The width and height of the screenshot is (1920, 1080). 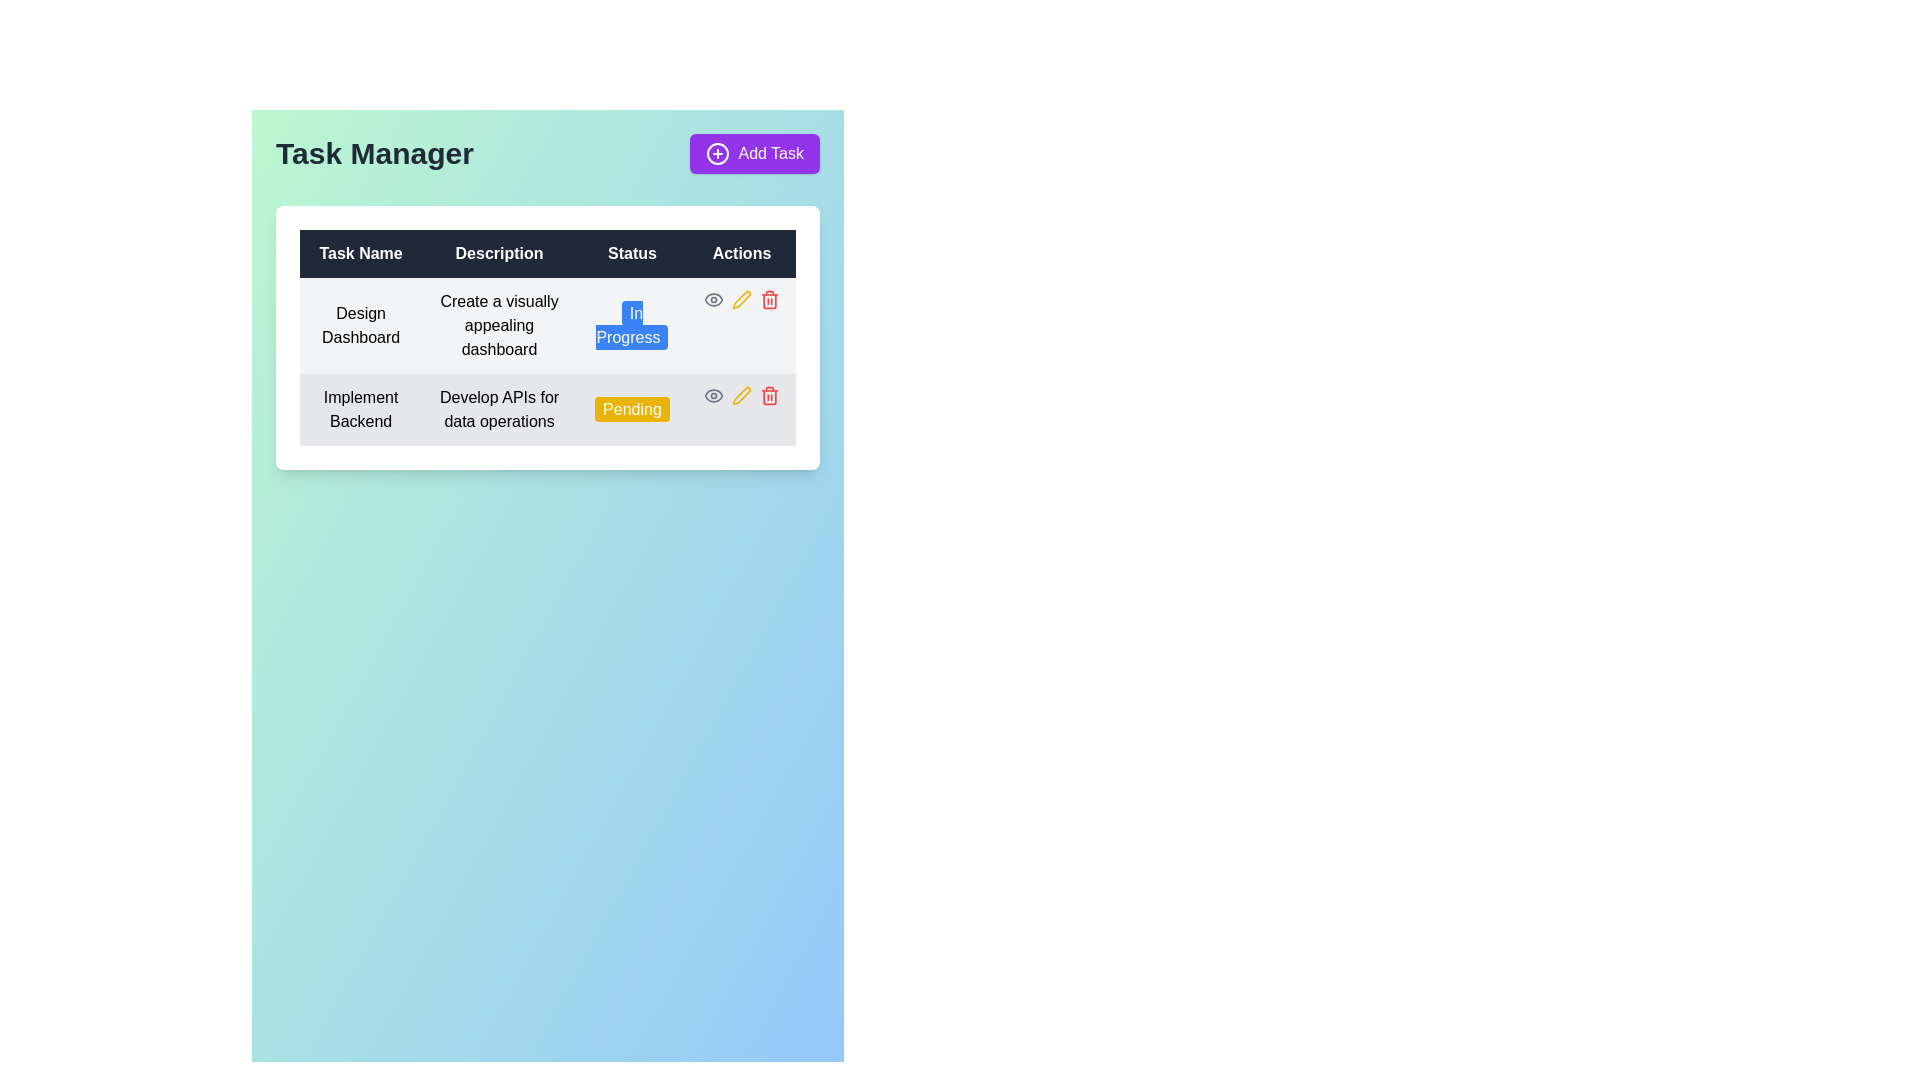 I want to click on the eye icon button in the 'Actions' column of the first row in the task table to change its color, so click(x=714, y=396).